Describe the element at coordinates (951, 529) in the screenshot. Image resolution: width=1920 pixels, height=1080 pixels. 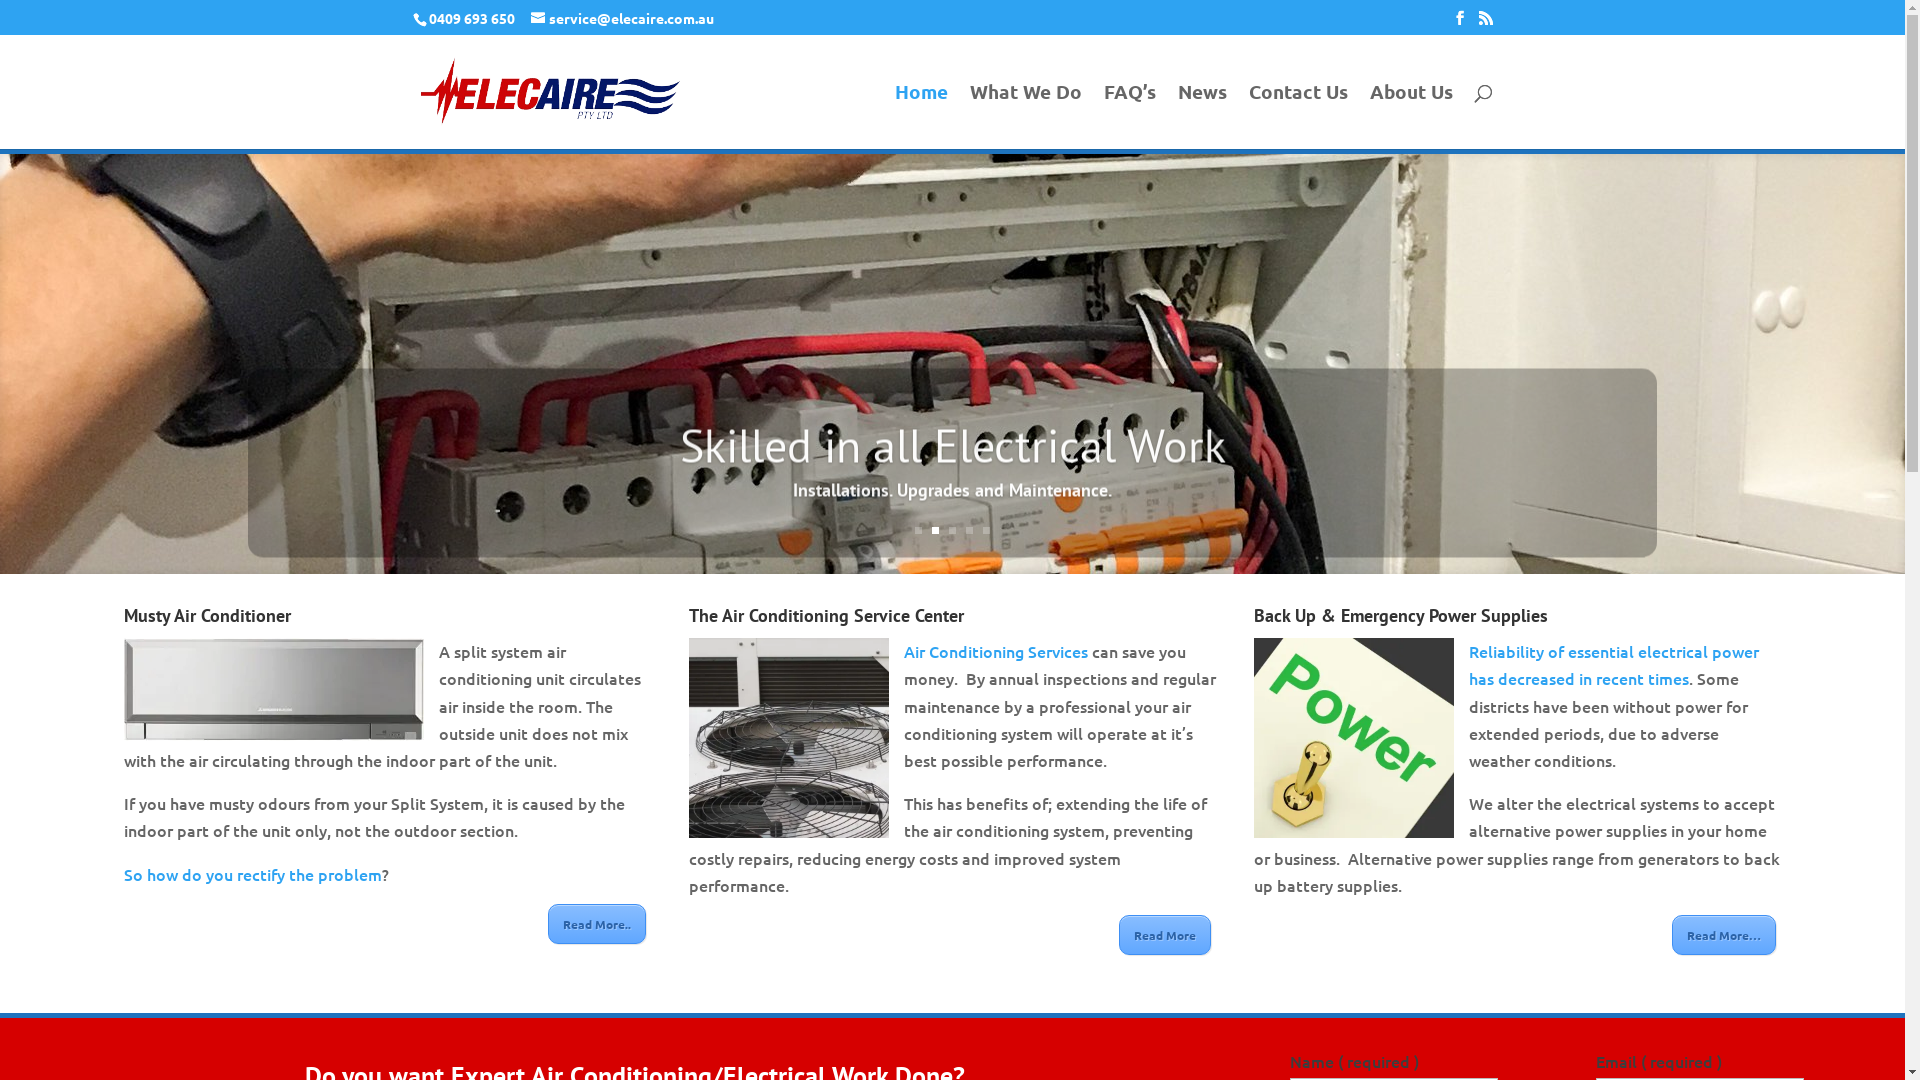
I see `'3'` at that location.